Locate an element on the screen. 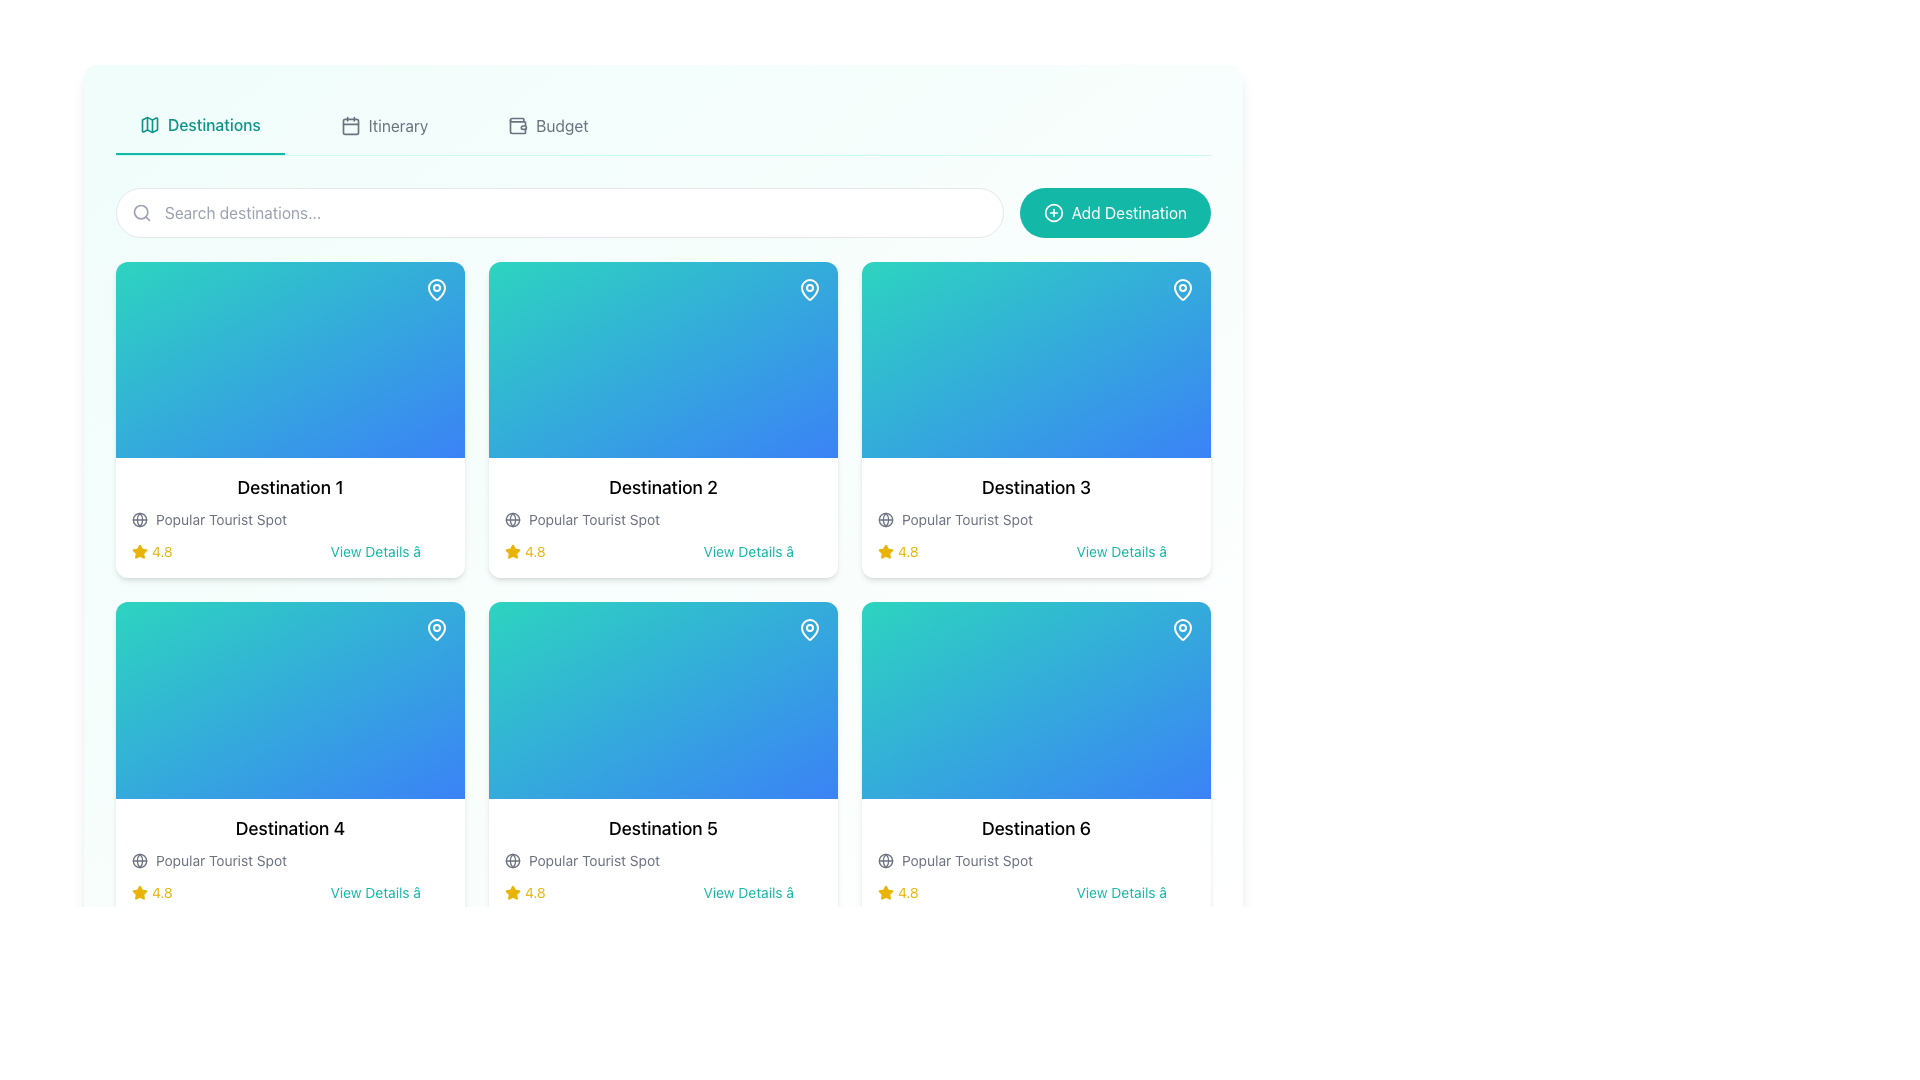  the 'View Details →' button styled in teal located in the bottom section of the card labeled 'Destination 1' is located at coordinates (389, 552).